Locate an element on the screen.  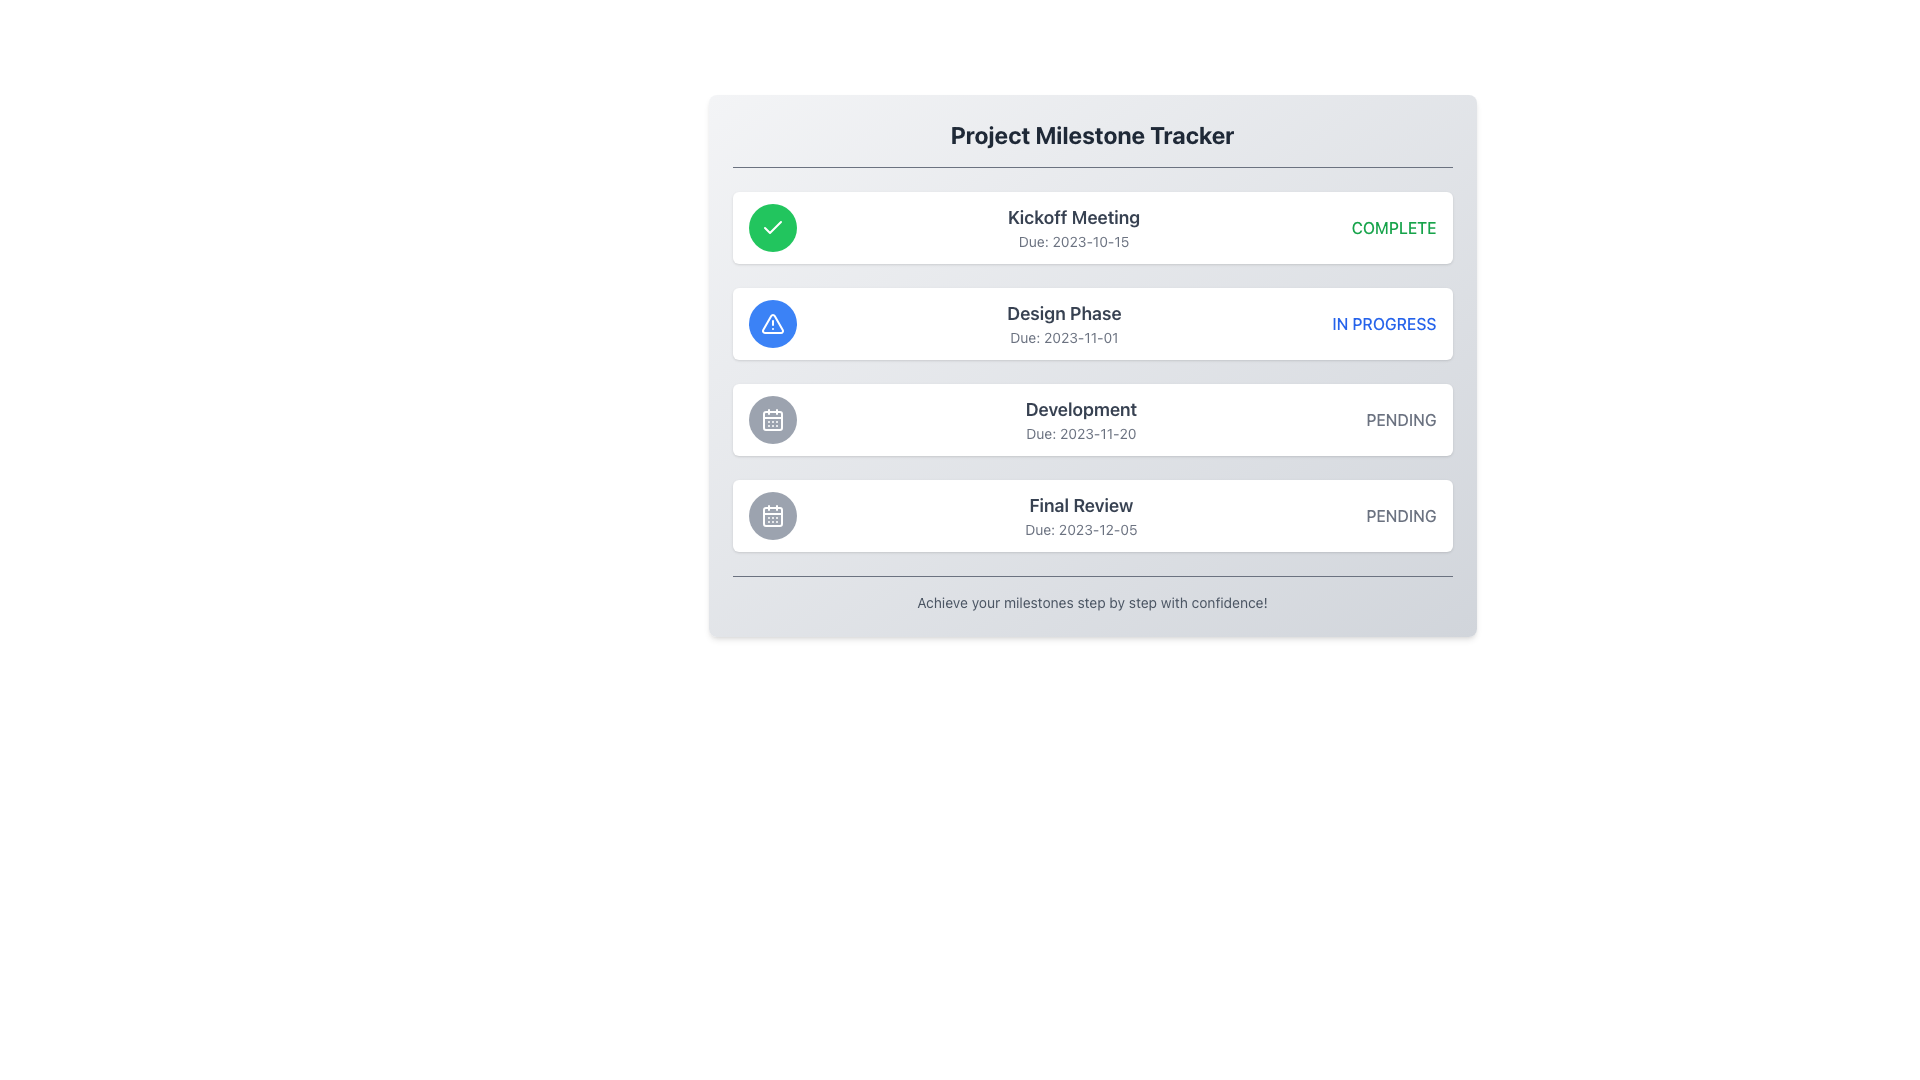
the encouragement text block located at the bottom of the 'Project Milestone Tracker' card, which serves to motivate users interacting with the milestone tracker is located at coordinates (1091, 593).